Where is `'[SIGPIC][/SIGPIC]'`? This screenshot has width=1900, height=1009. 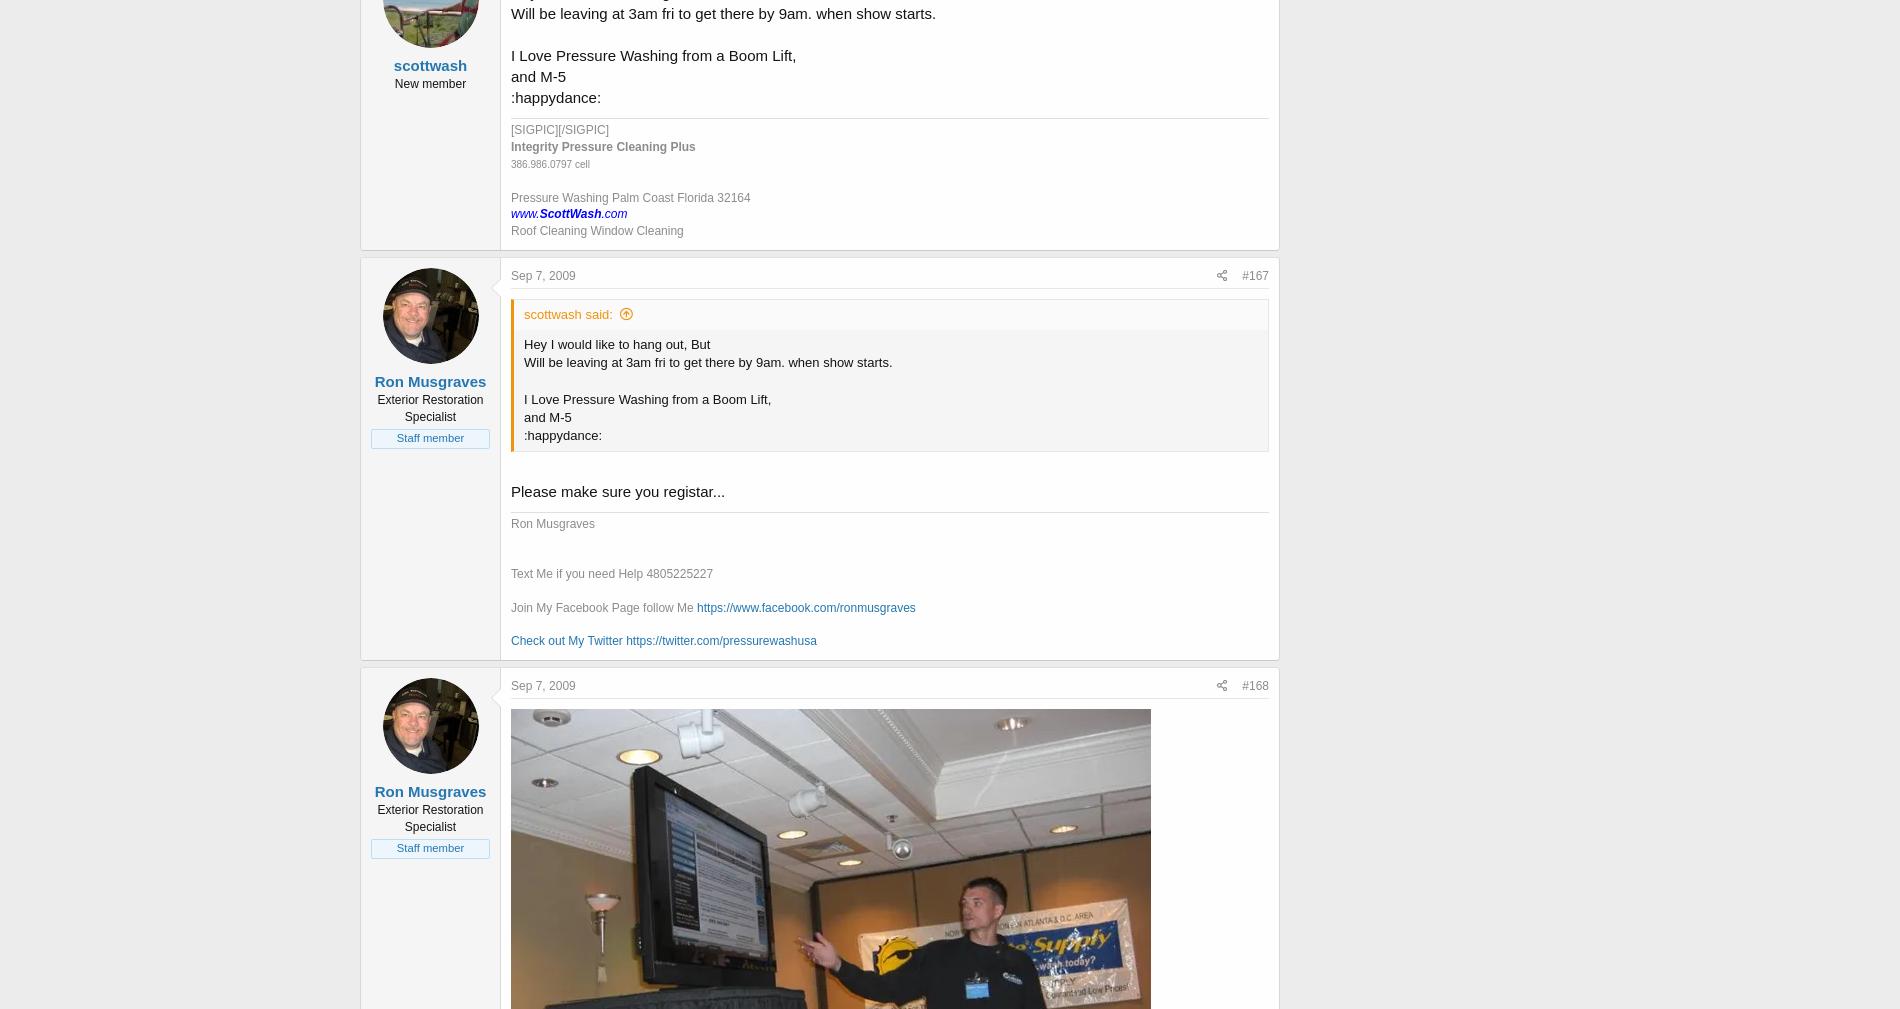 '[SIGPIC][/SIGPIC]' is located at coordinates (559, 128).